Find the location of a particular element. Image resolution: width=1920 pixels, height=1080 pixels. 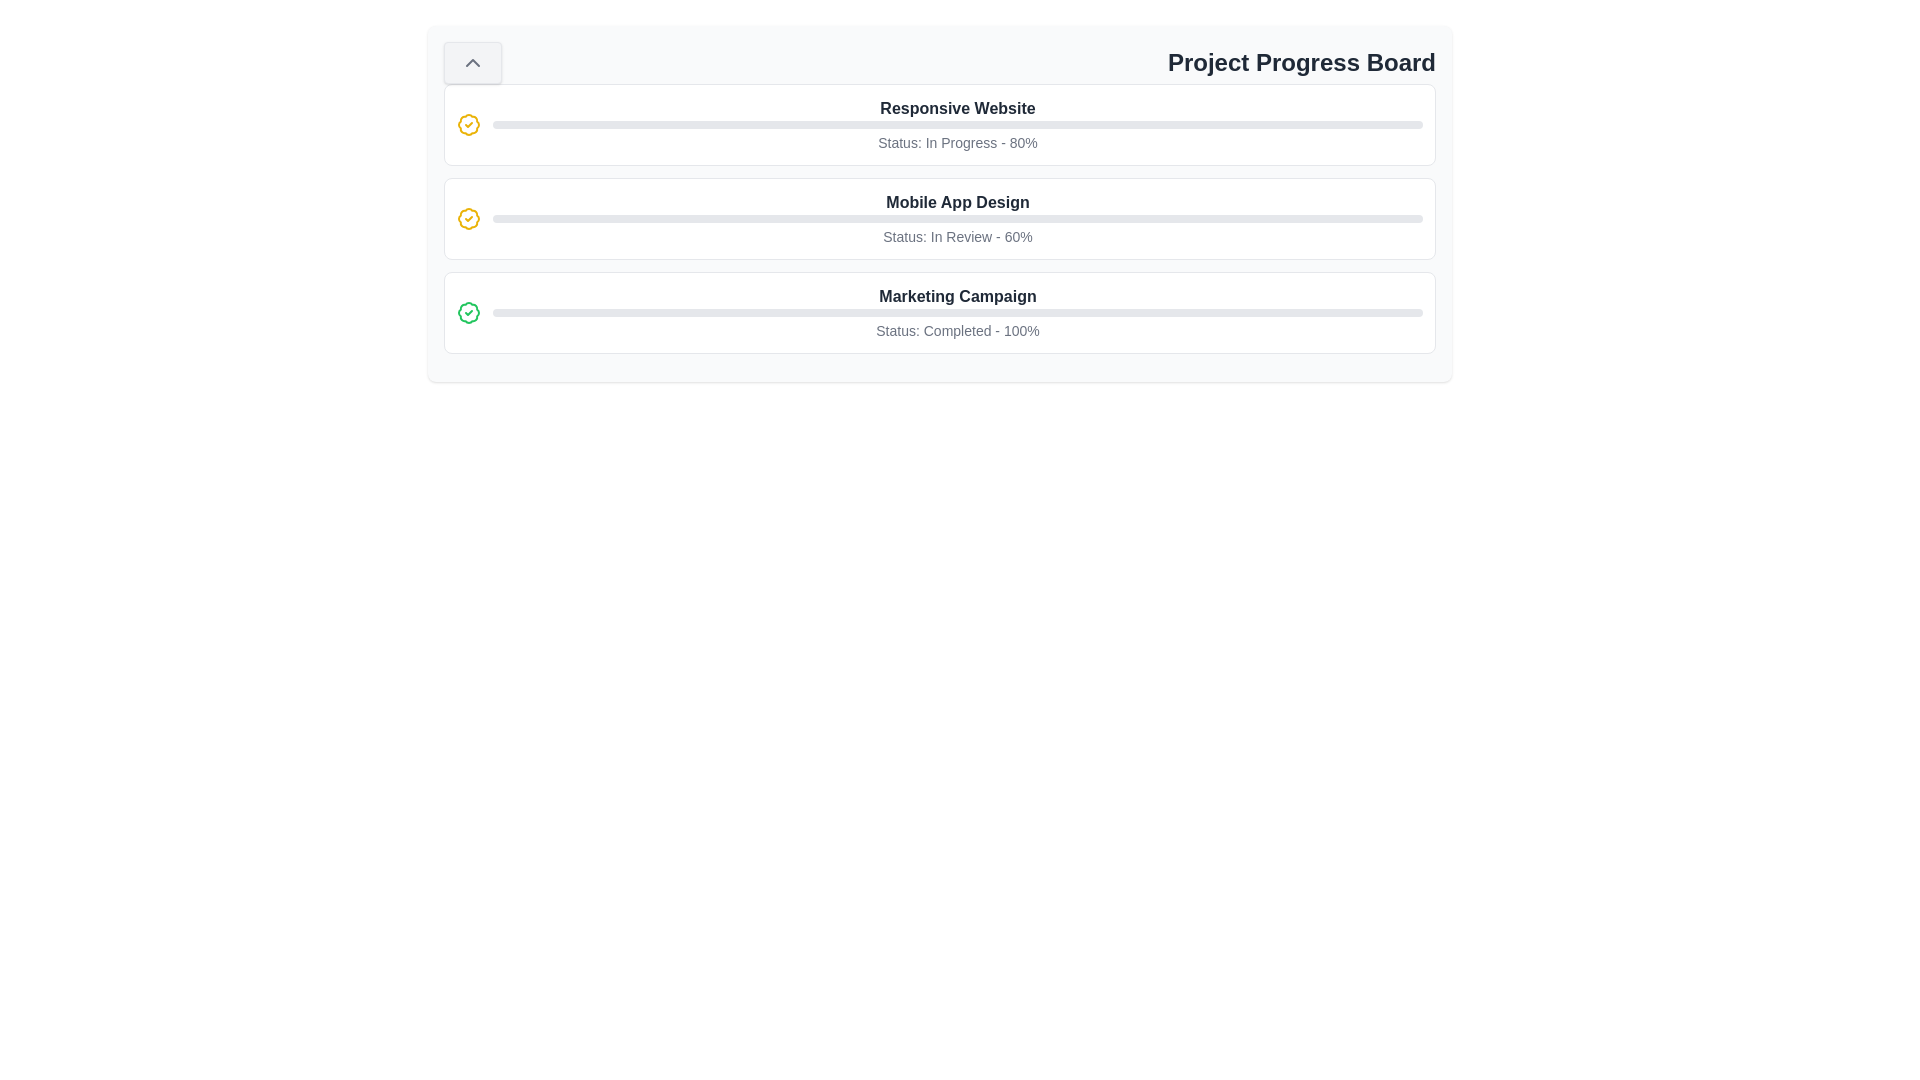

the progress bar indicating 60% completion in the 'Mobile App Design' project section is located at coordinates (957, 219).